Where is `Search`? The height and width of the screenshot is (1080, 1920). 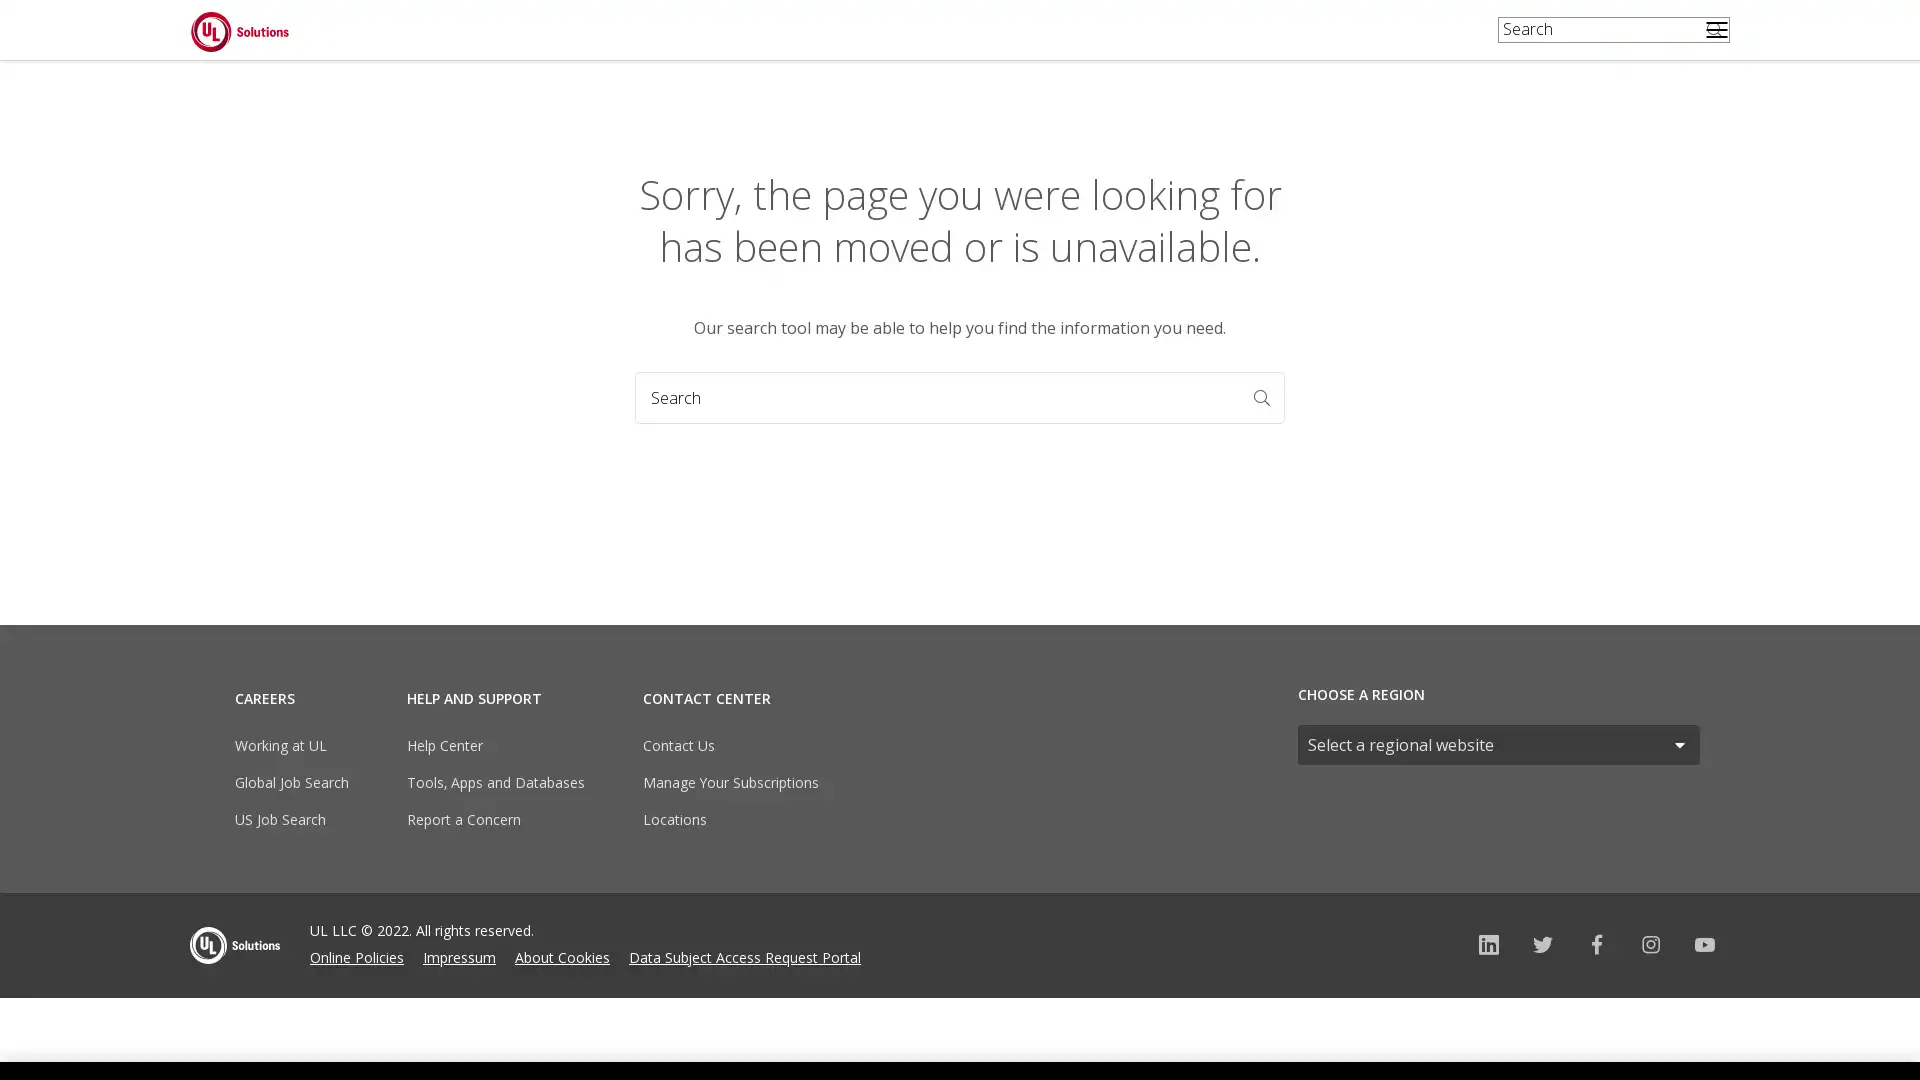 Search is located at coordinates (1275, 411).